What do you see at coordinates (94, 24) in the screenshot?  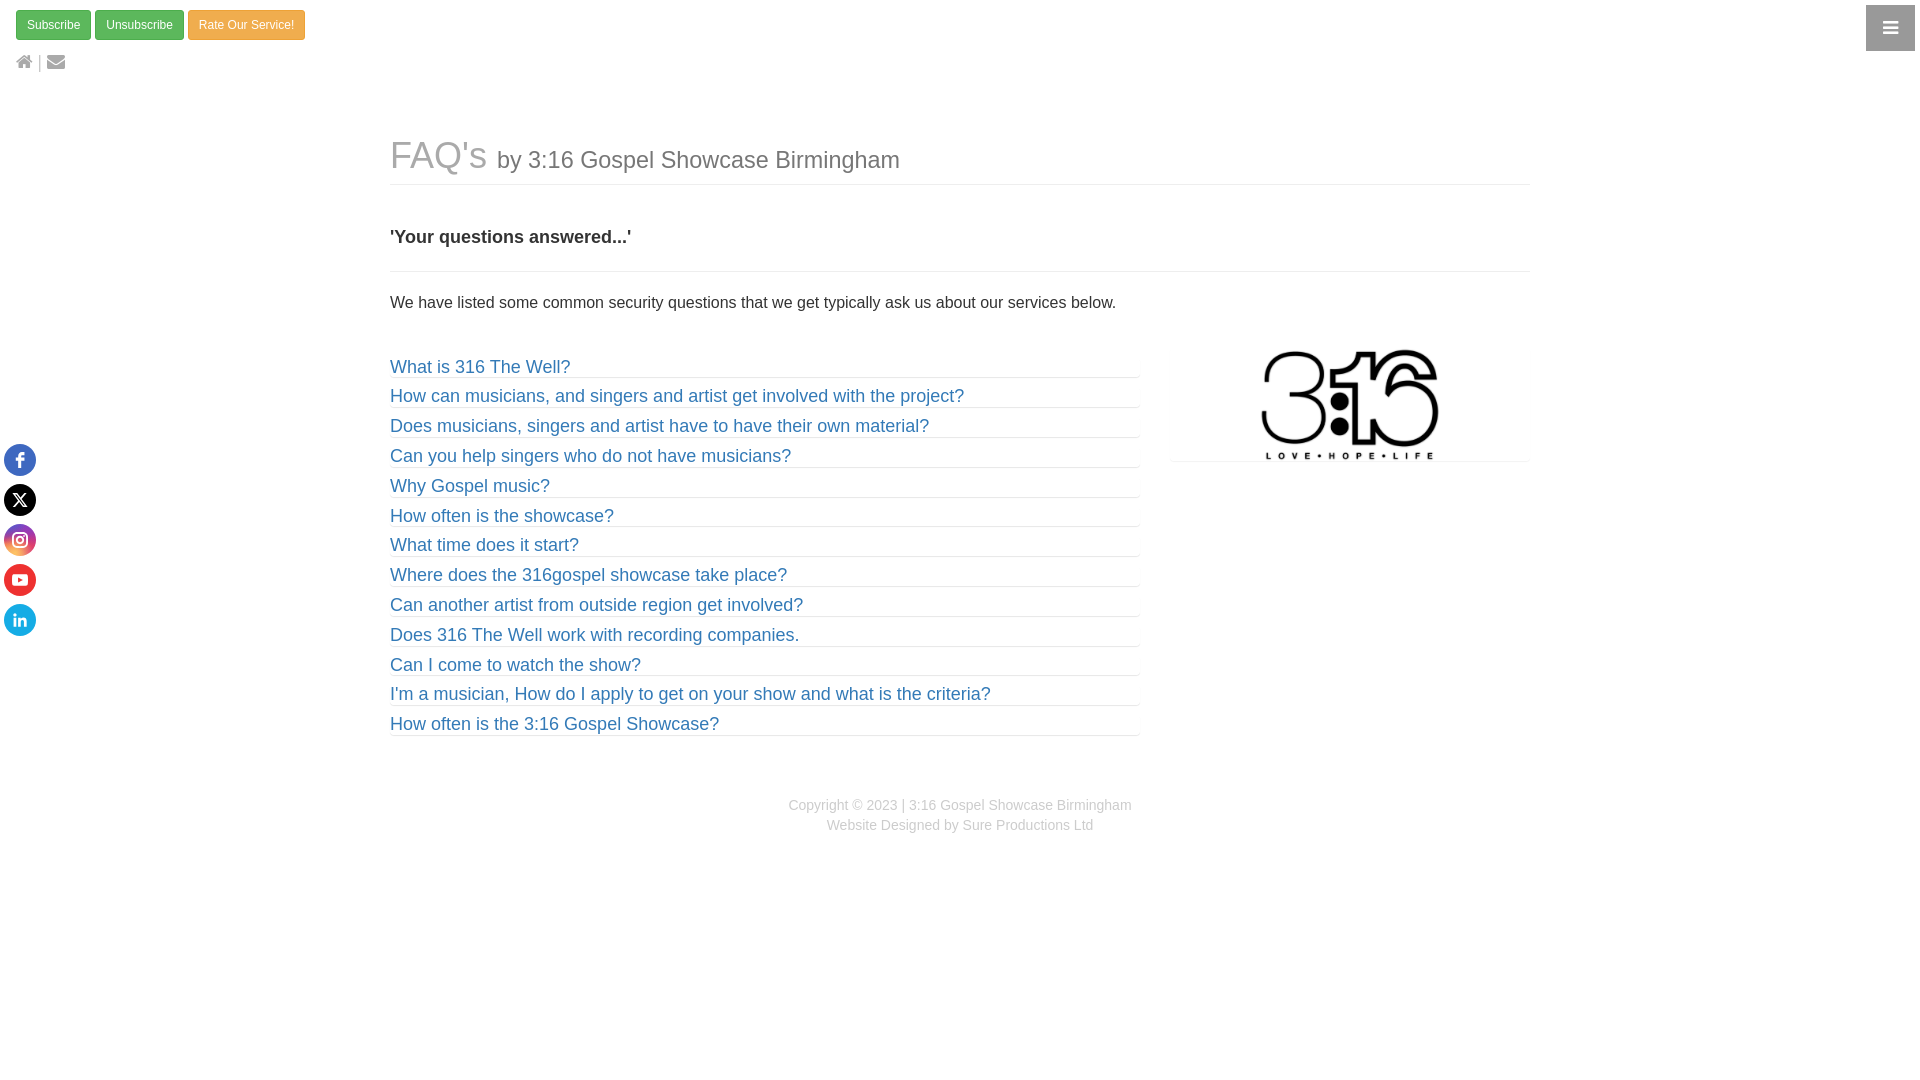 I see `'Unsubscribe'` at bounding box center [94, 24].